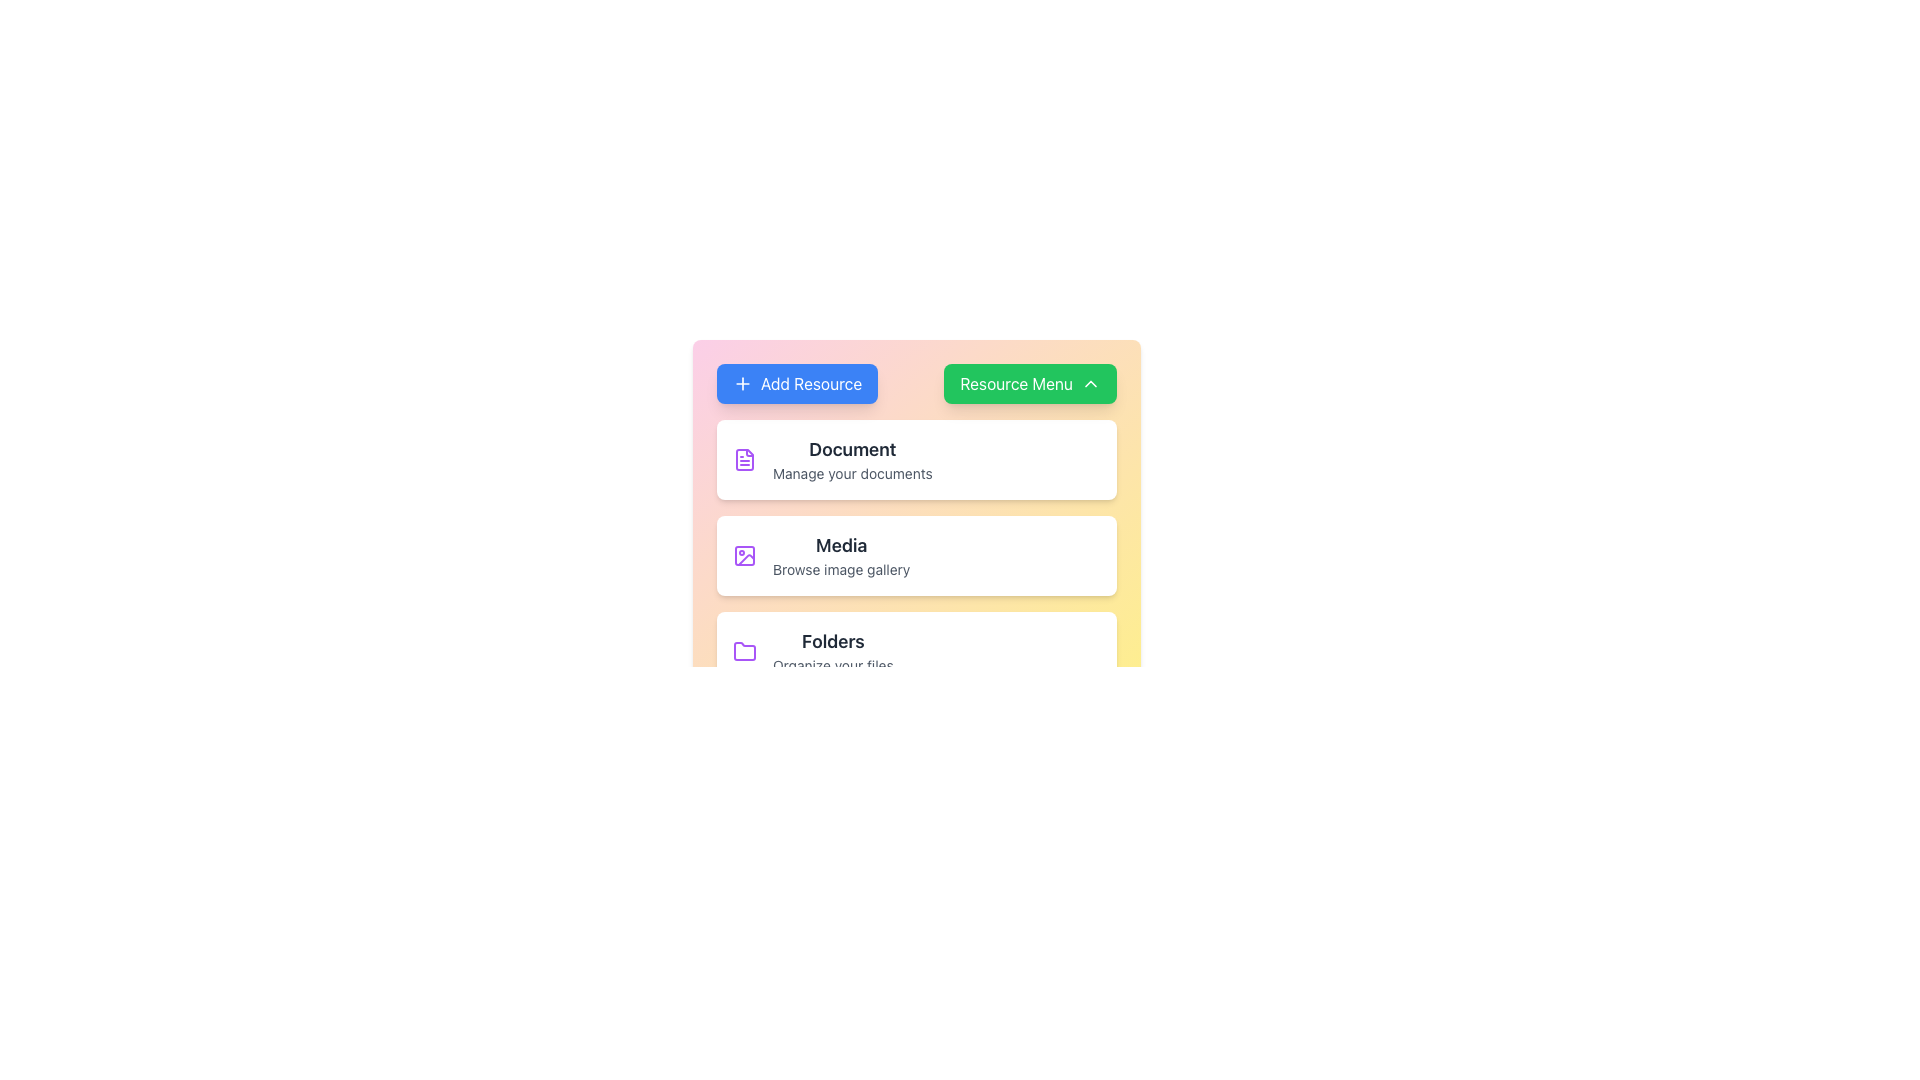 The width and height of the screenshot is (1920, 1080). Describe the element at coordinates (852, 450) in the screenshot. I see `the text label that reads 'Document', styled with a large and bold font in dark gray color, positioned above the text 'Manage your documents'` at that location.